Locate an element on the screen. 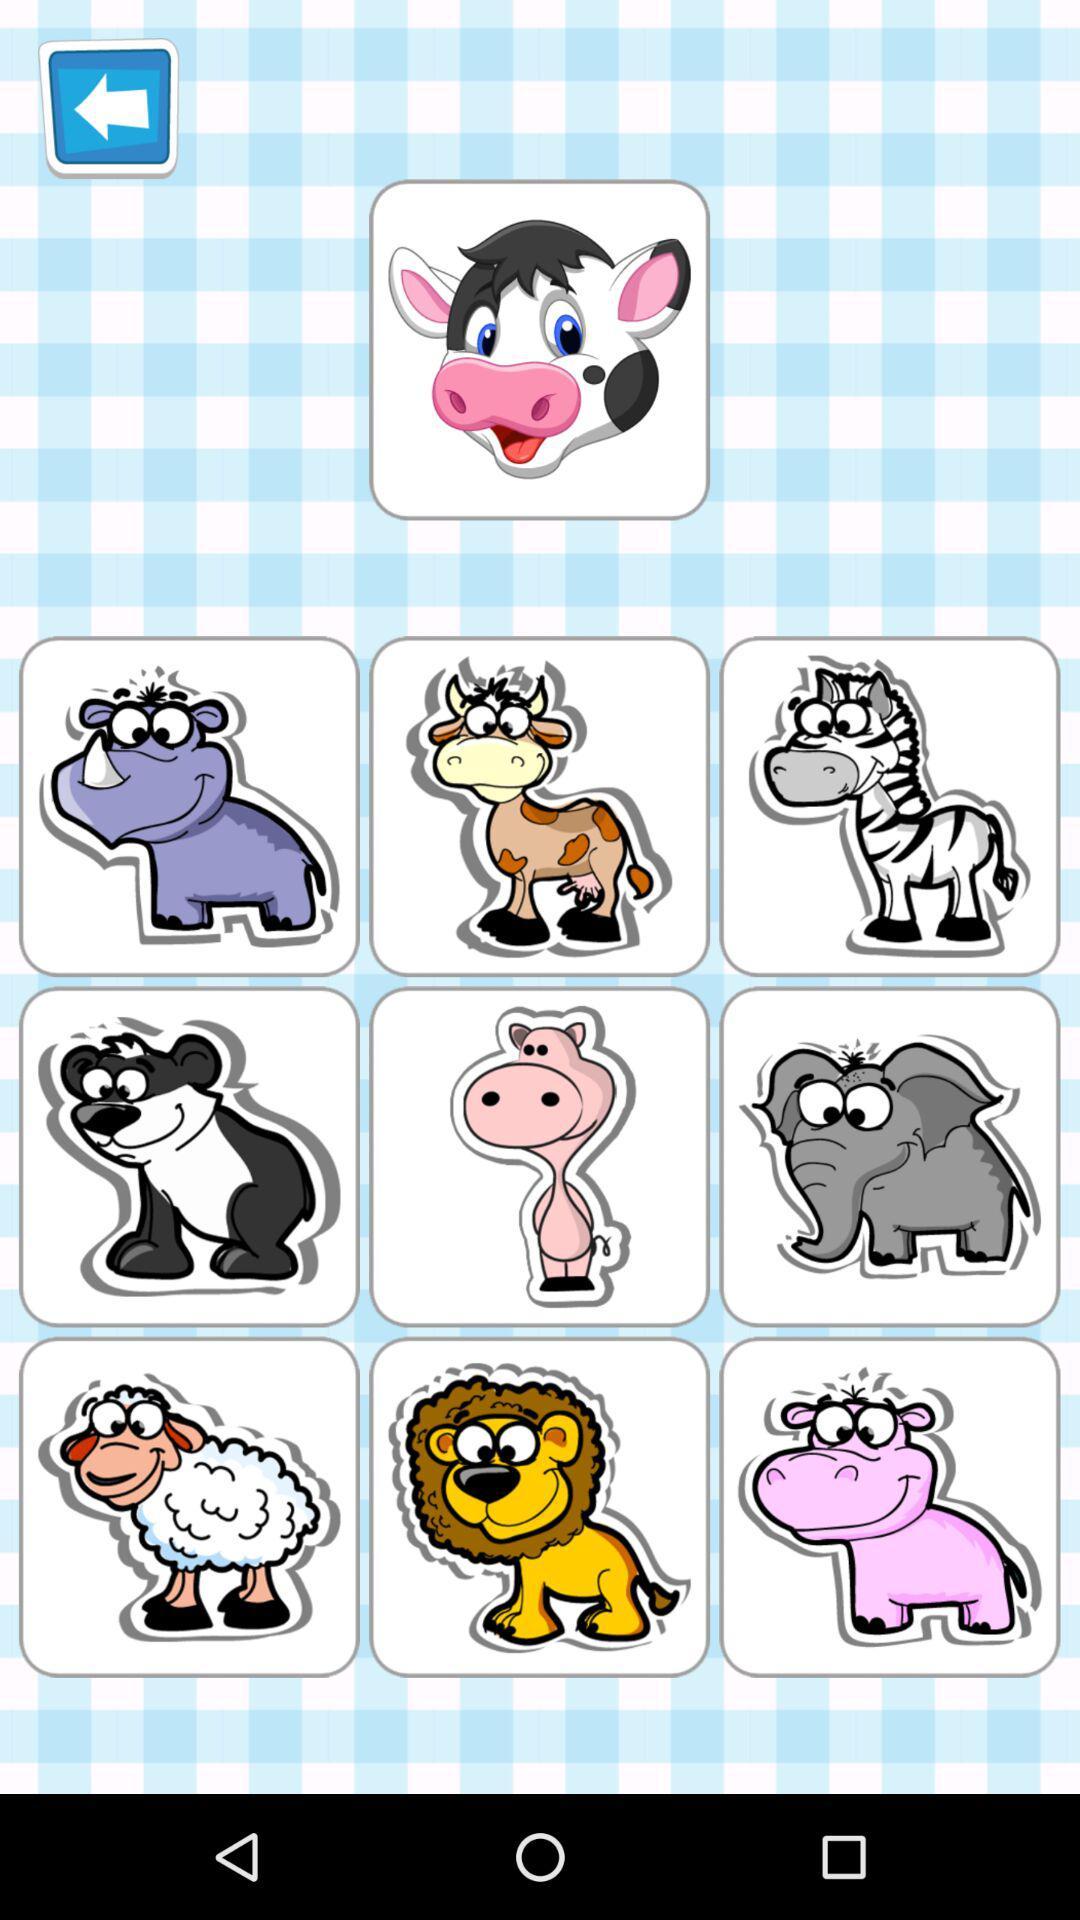 This screenshot has width=1080, height=1920. item at the top left corner is located at coordinates (108, 107).